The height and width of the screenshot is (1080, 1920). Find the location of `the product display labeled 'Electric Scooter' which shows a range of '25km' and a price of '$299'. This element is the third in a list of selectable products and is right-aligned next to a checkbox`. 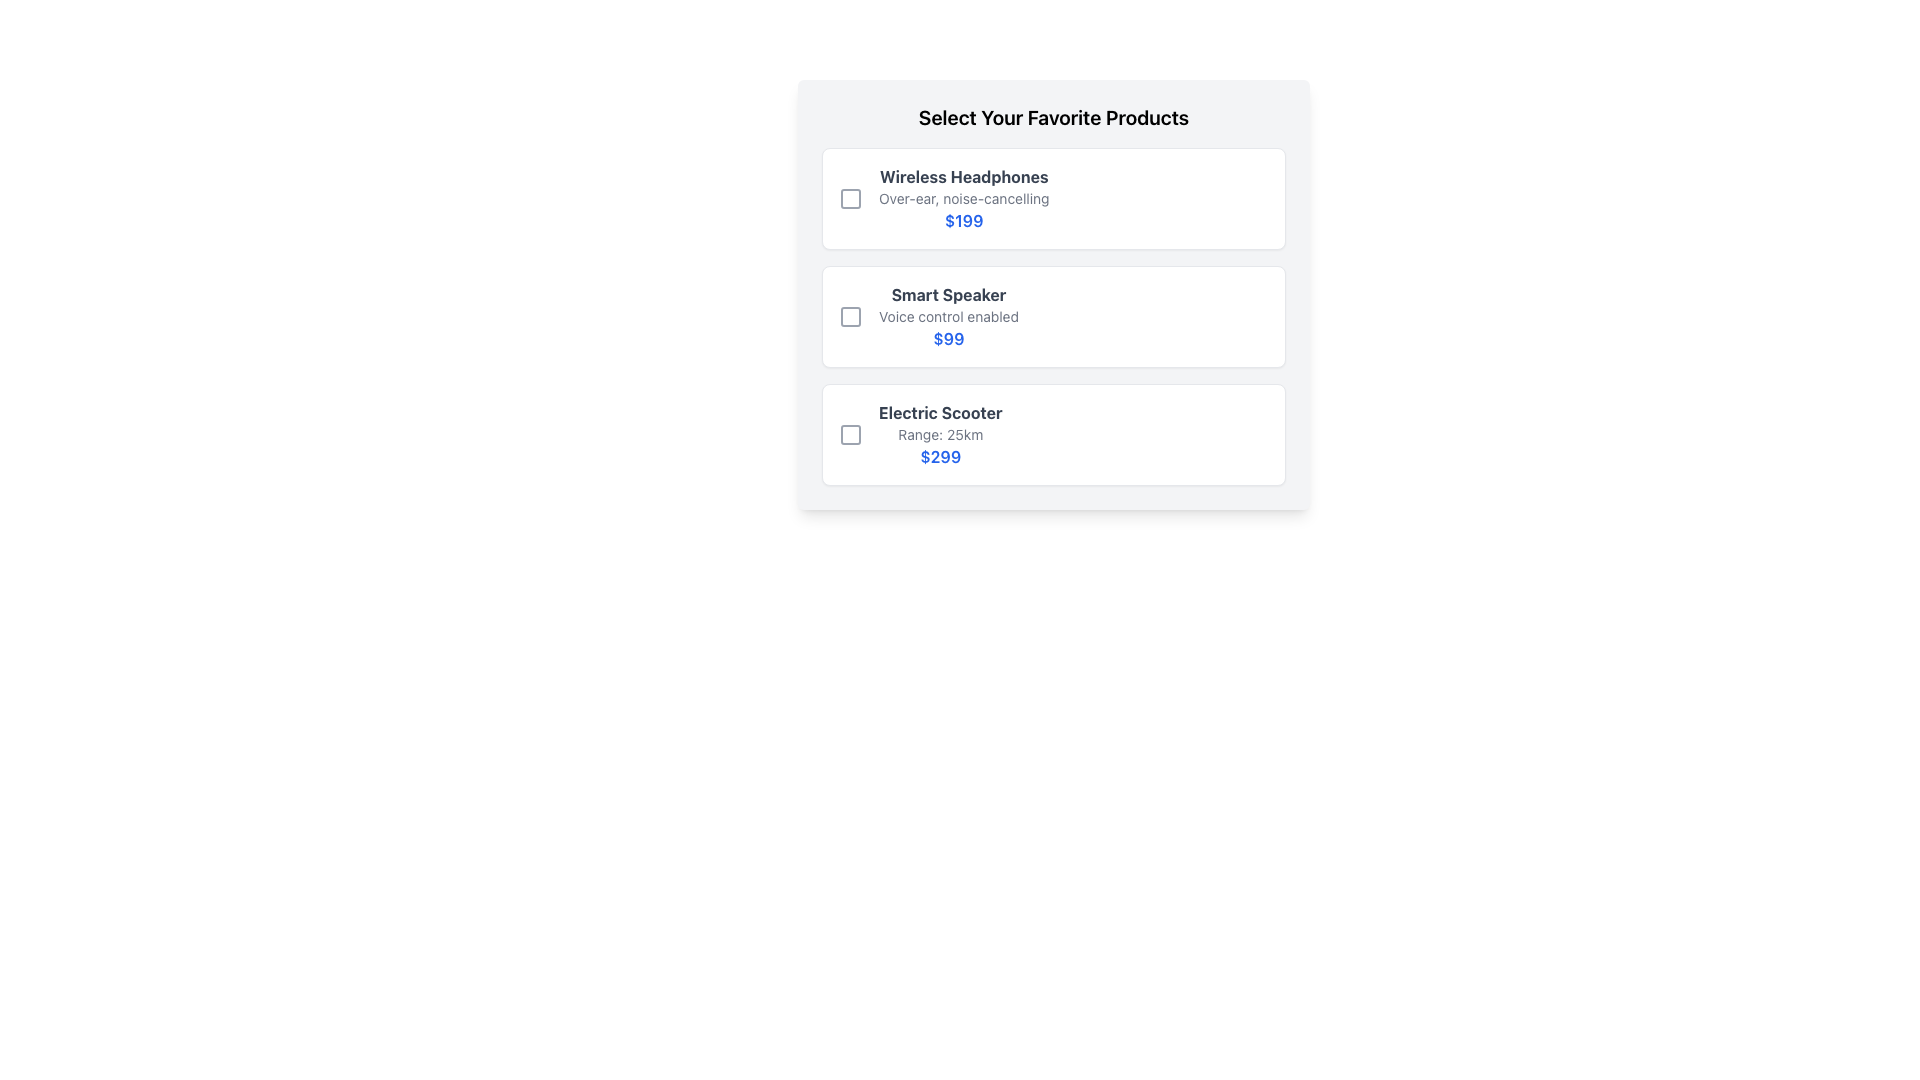

the product display labeled 'Electric Scooter' which shows a range of '25km' and a price of '$299'. This element is the third in a list of selectable products and is right-aligned next to a checkbox is located at coordinates (939, 434).